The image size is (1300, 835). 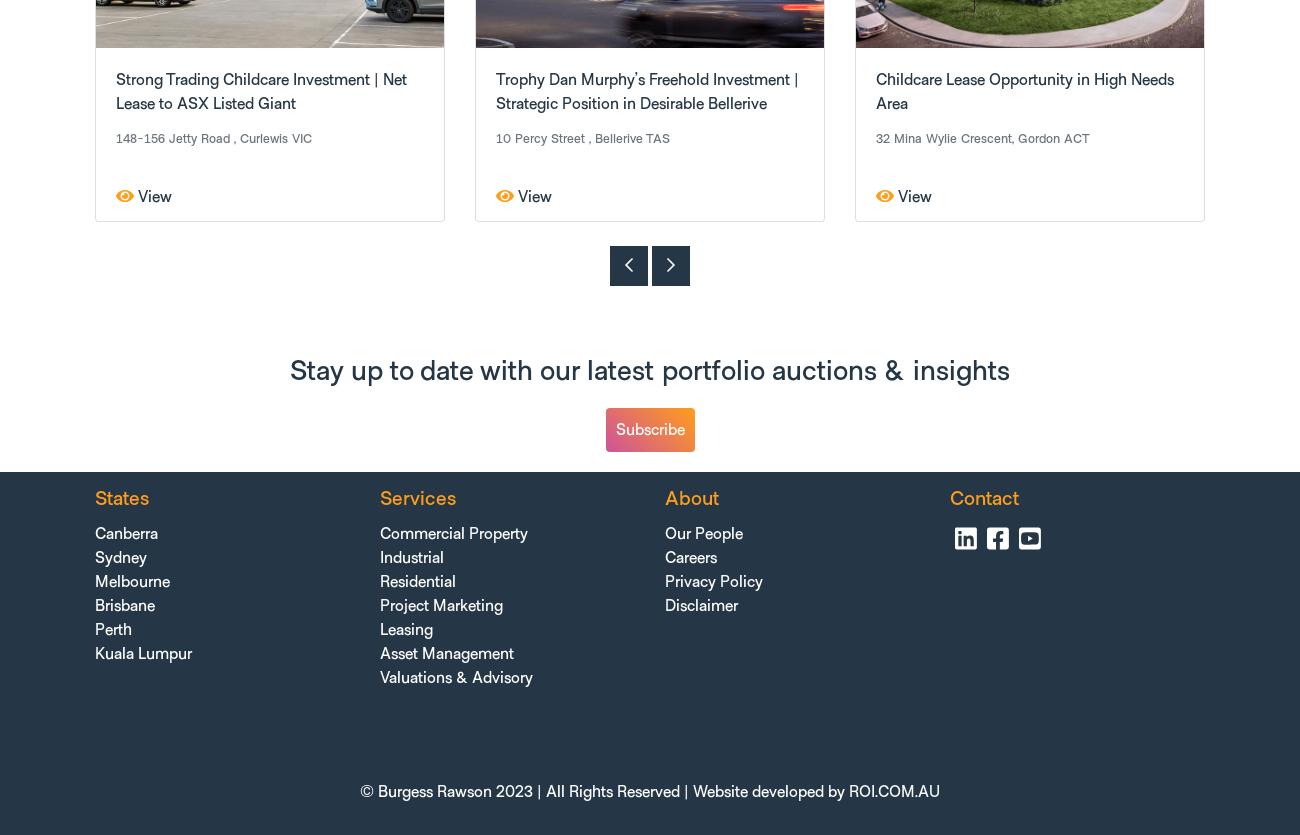 What do you see at coordinates (893, 789) in the screenshot?
I see `'ROI.COM.AU'` at bounding box center [893, 789].